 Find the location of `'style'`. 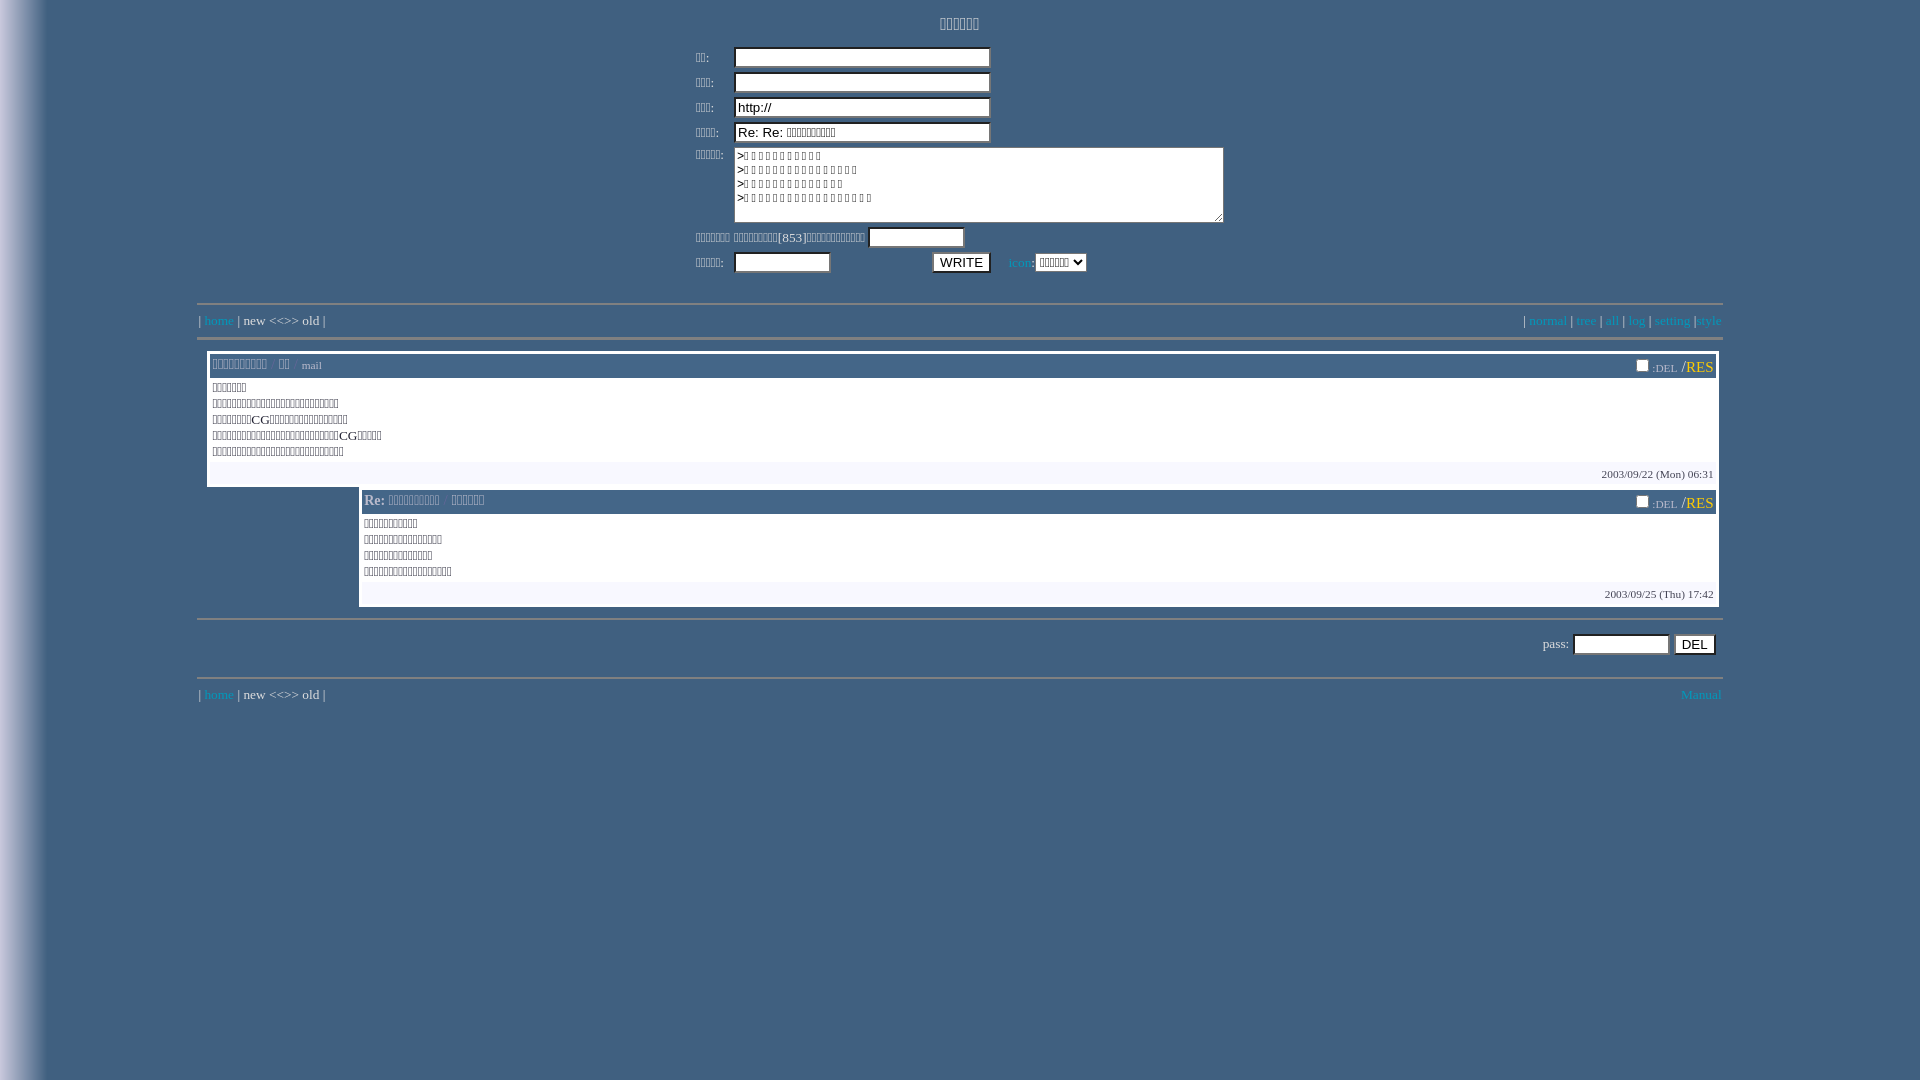

'style' is located at coordinates (1707, 319).